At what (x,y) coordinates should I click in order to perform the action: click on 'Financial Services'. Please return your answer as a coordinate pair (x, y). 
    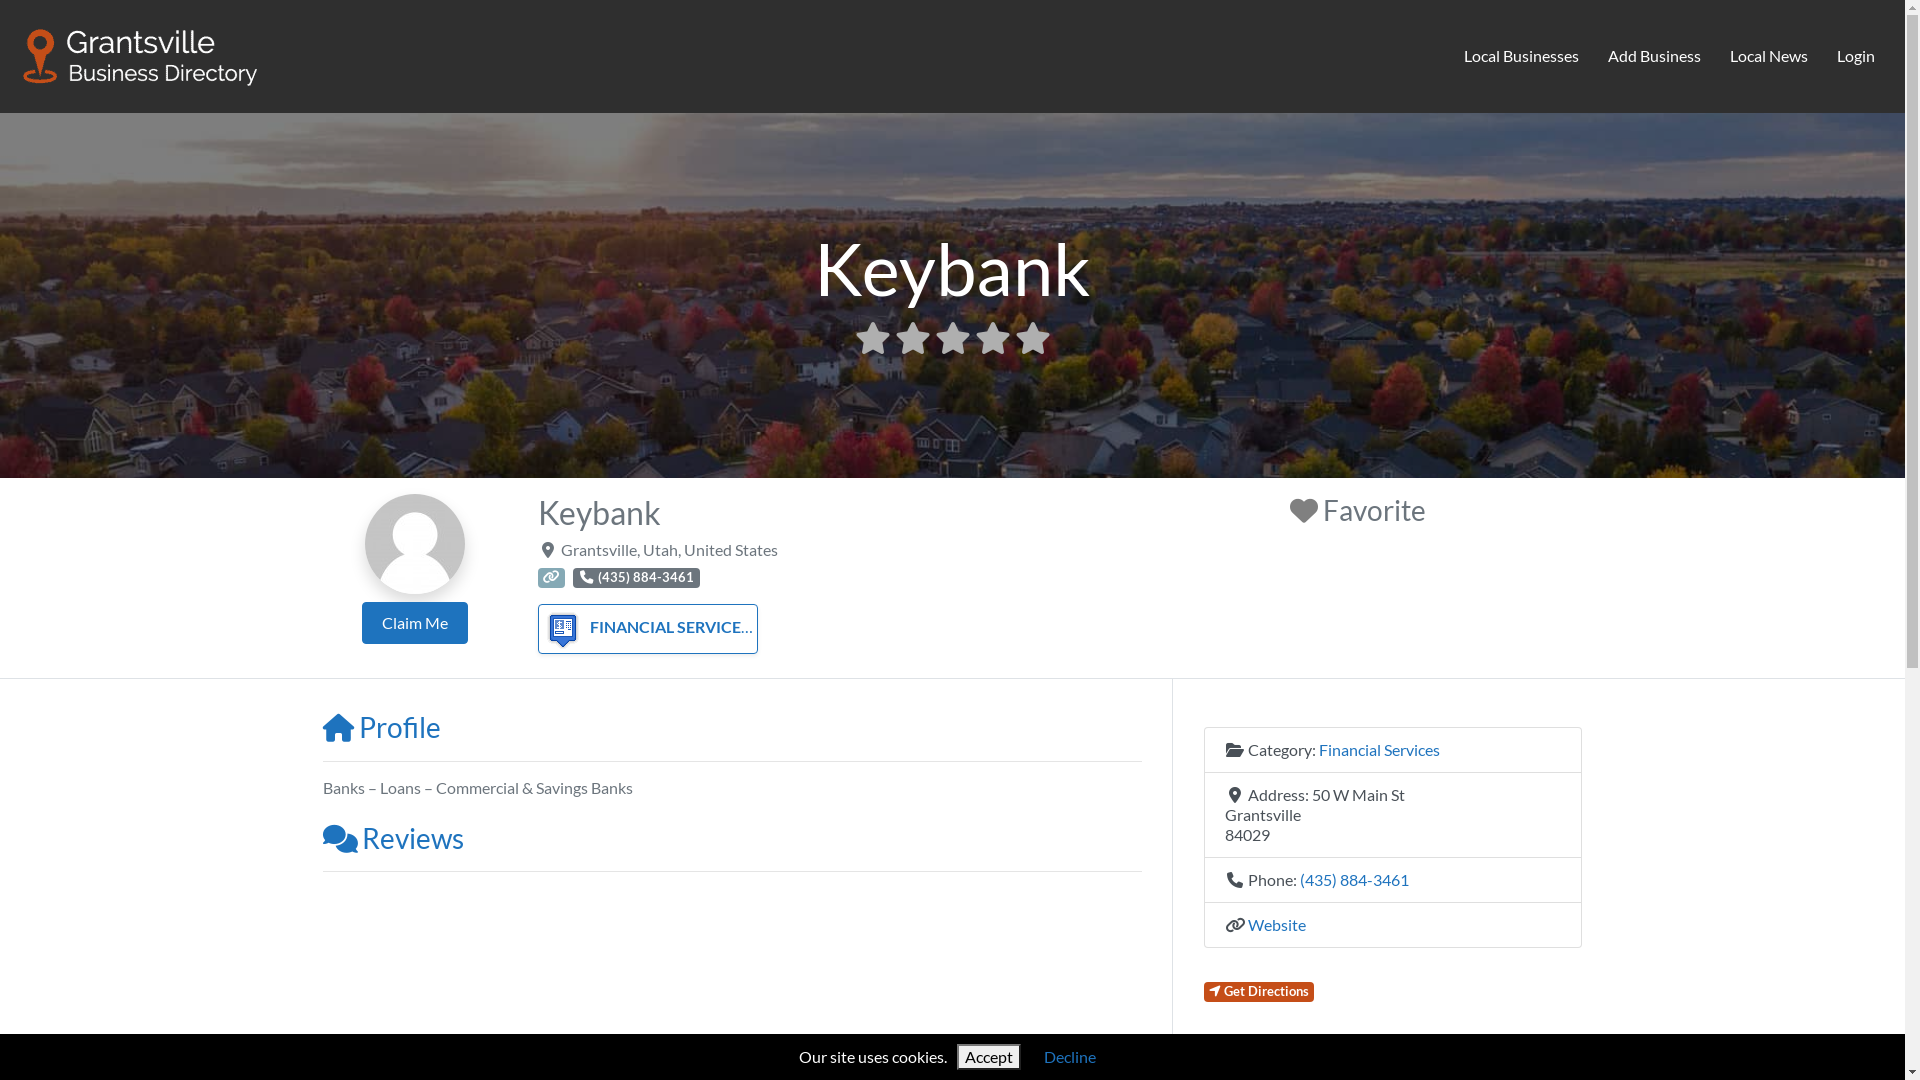
    Looking at the image, I should click on (1377, 749).